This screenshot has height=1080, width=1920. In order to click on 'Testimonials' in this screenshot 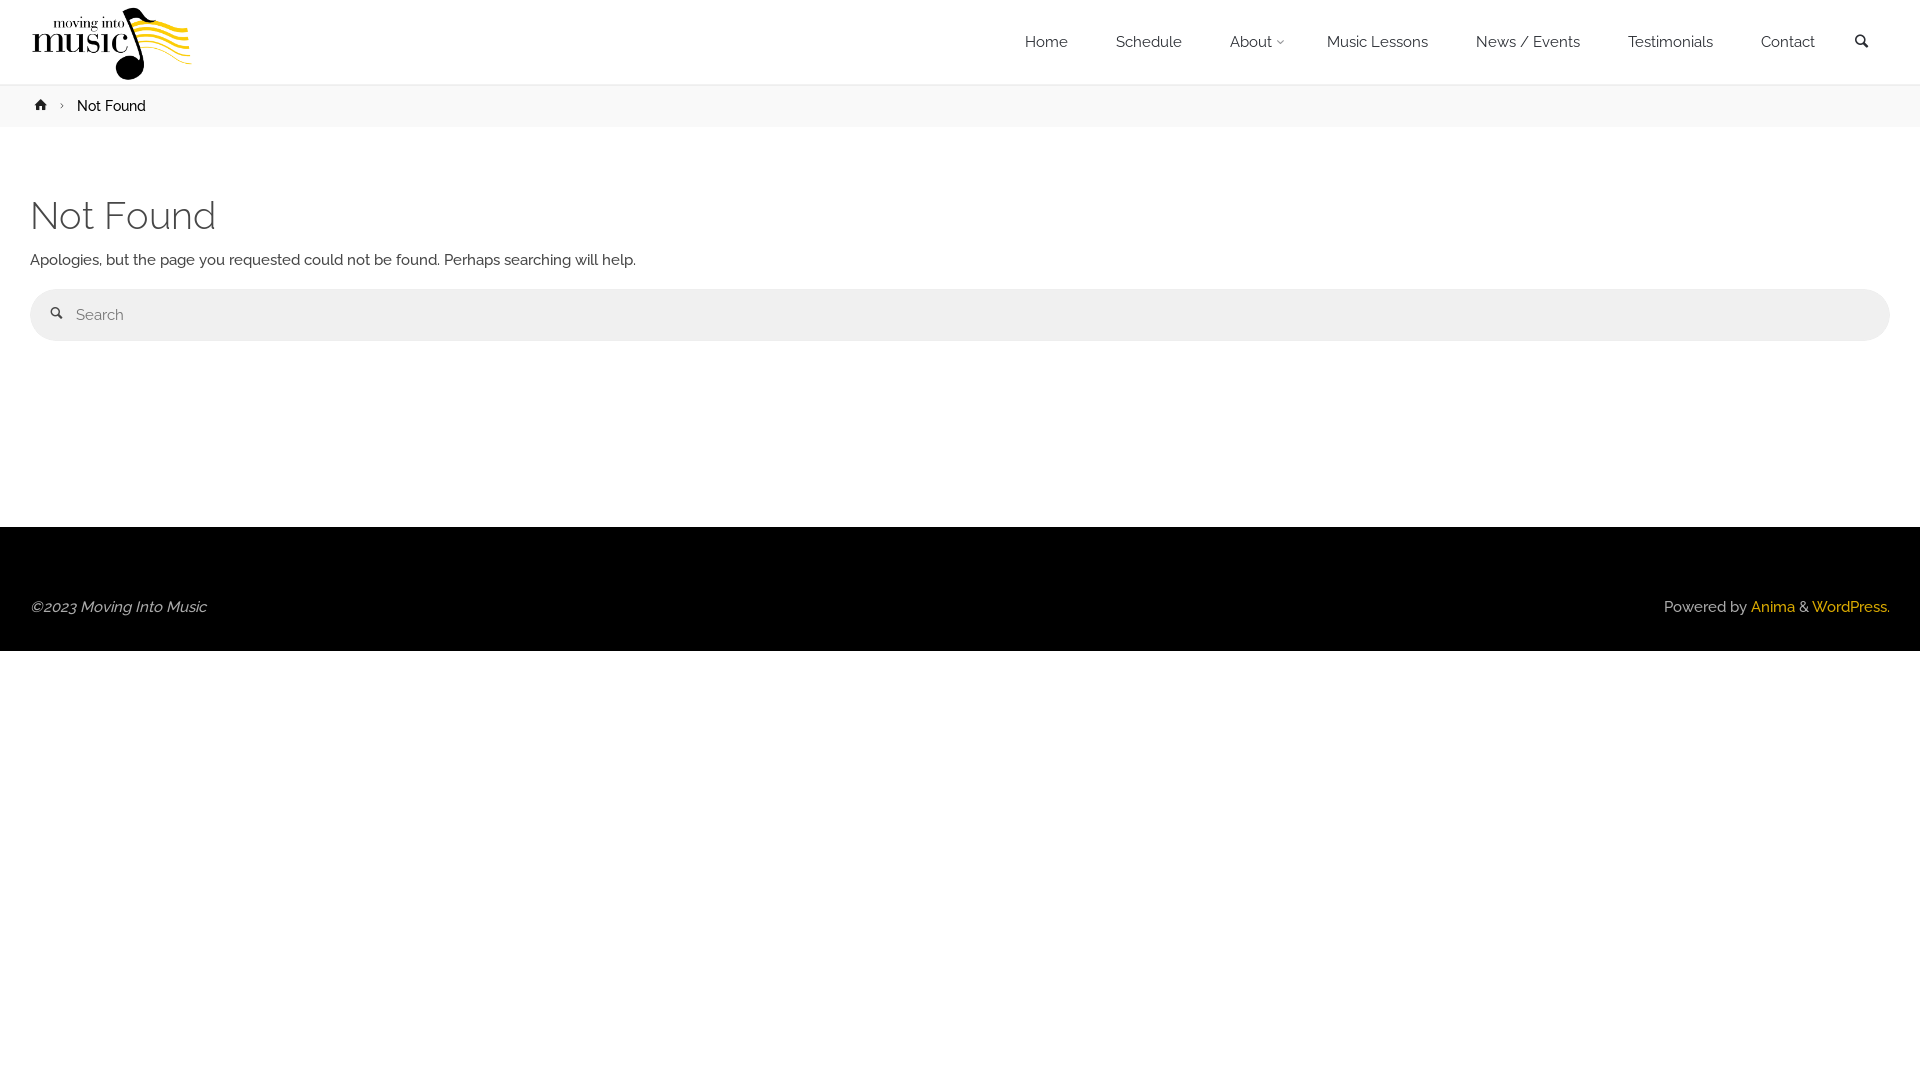, I will do `click(1603, 42)`.